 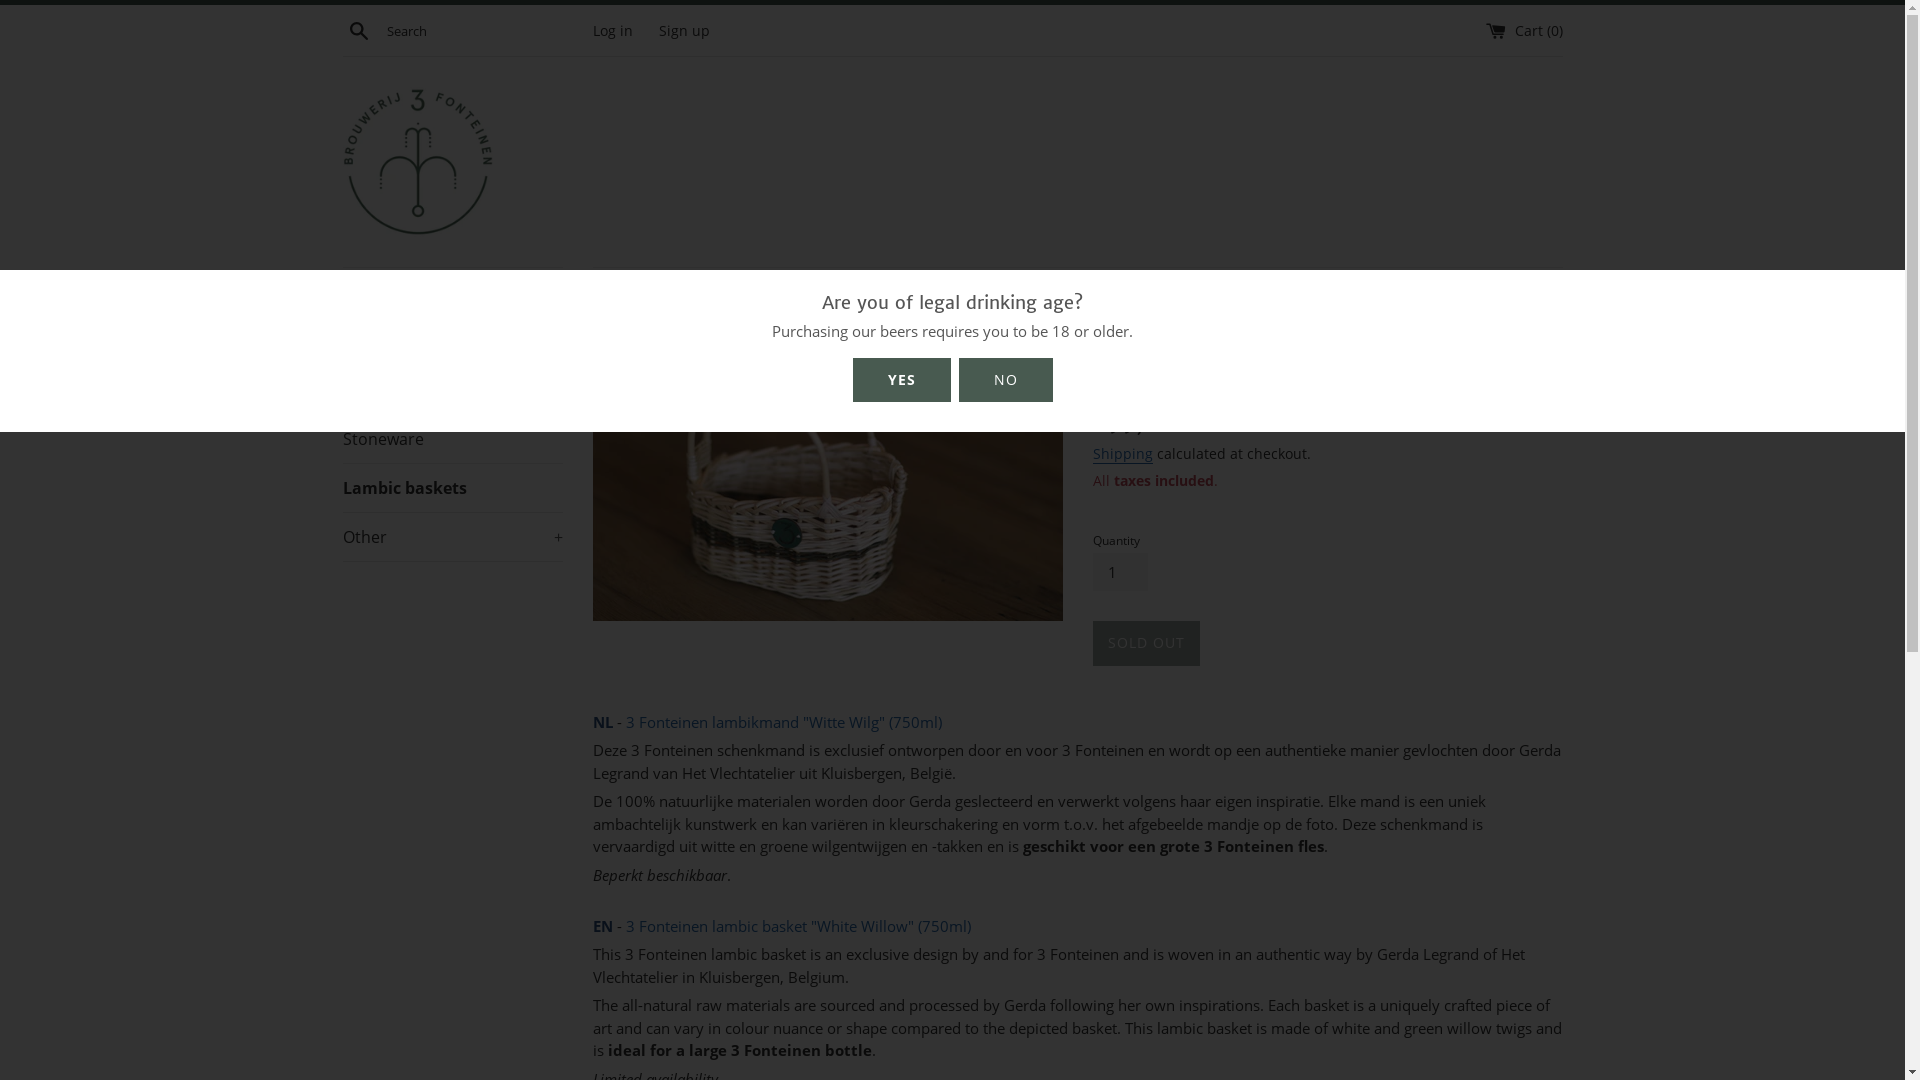 What do you see at coordinates (610, 30) in the screenshot?
I see `'Log in'` at bounding box center [610, 30].